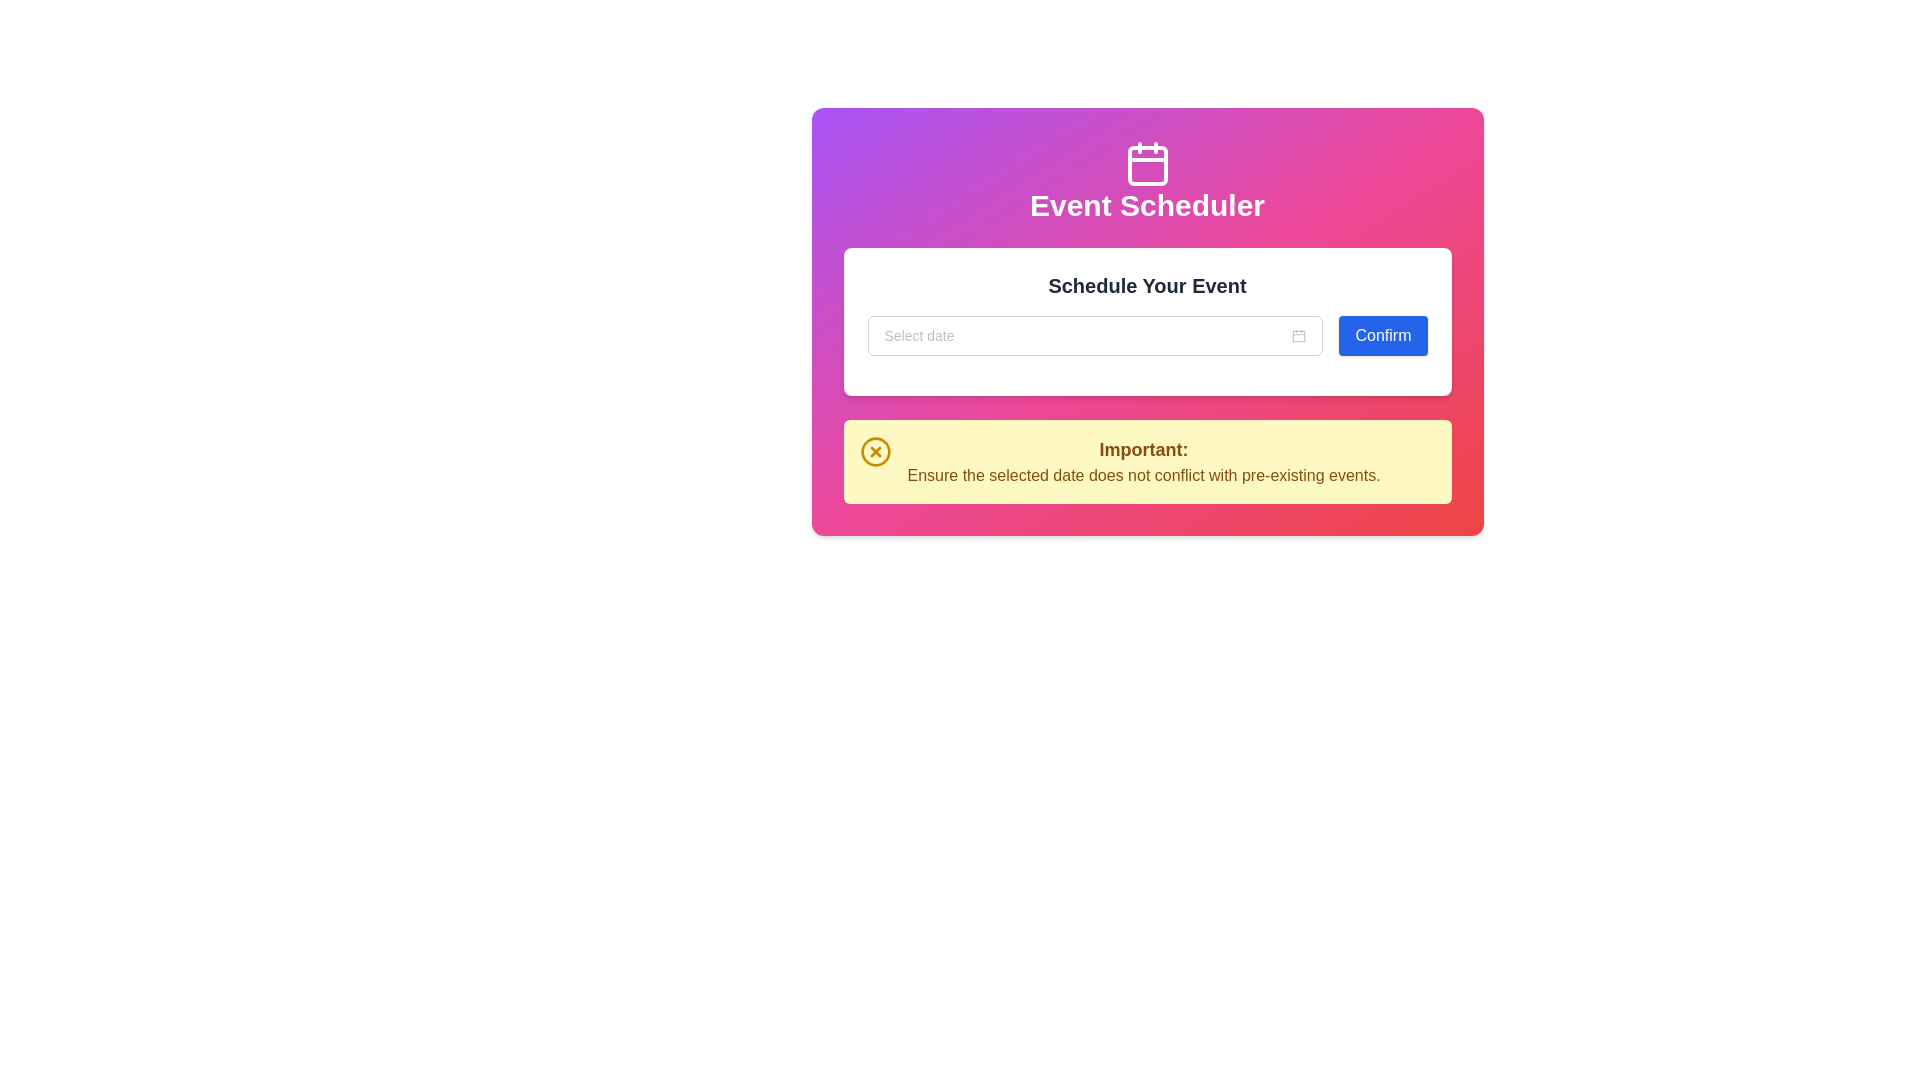  What do you see at coordinates (1094, 334) in the screenshot?
I see `the Date Picker Input Field located within the 'Schedule Your Event' card, positioned to the left of the 'Confirm' button` at bounding box center [1094, 334].